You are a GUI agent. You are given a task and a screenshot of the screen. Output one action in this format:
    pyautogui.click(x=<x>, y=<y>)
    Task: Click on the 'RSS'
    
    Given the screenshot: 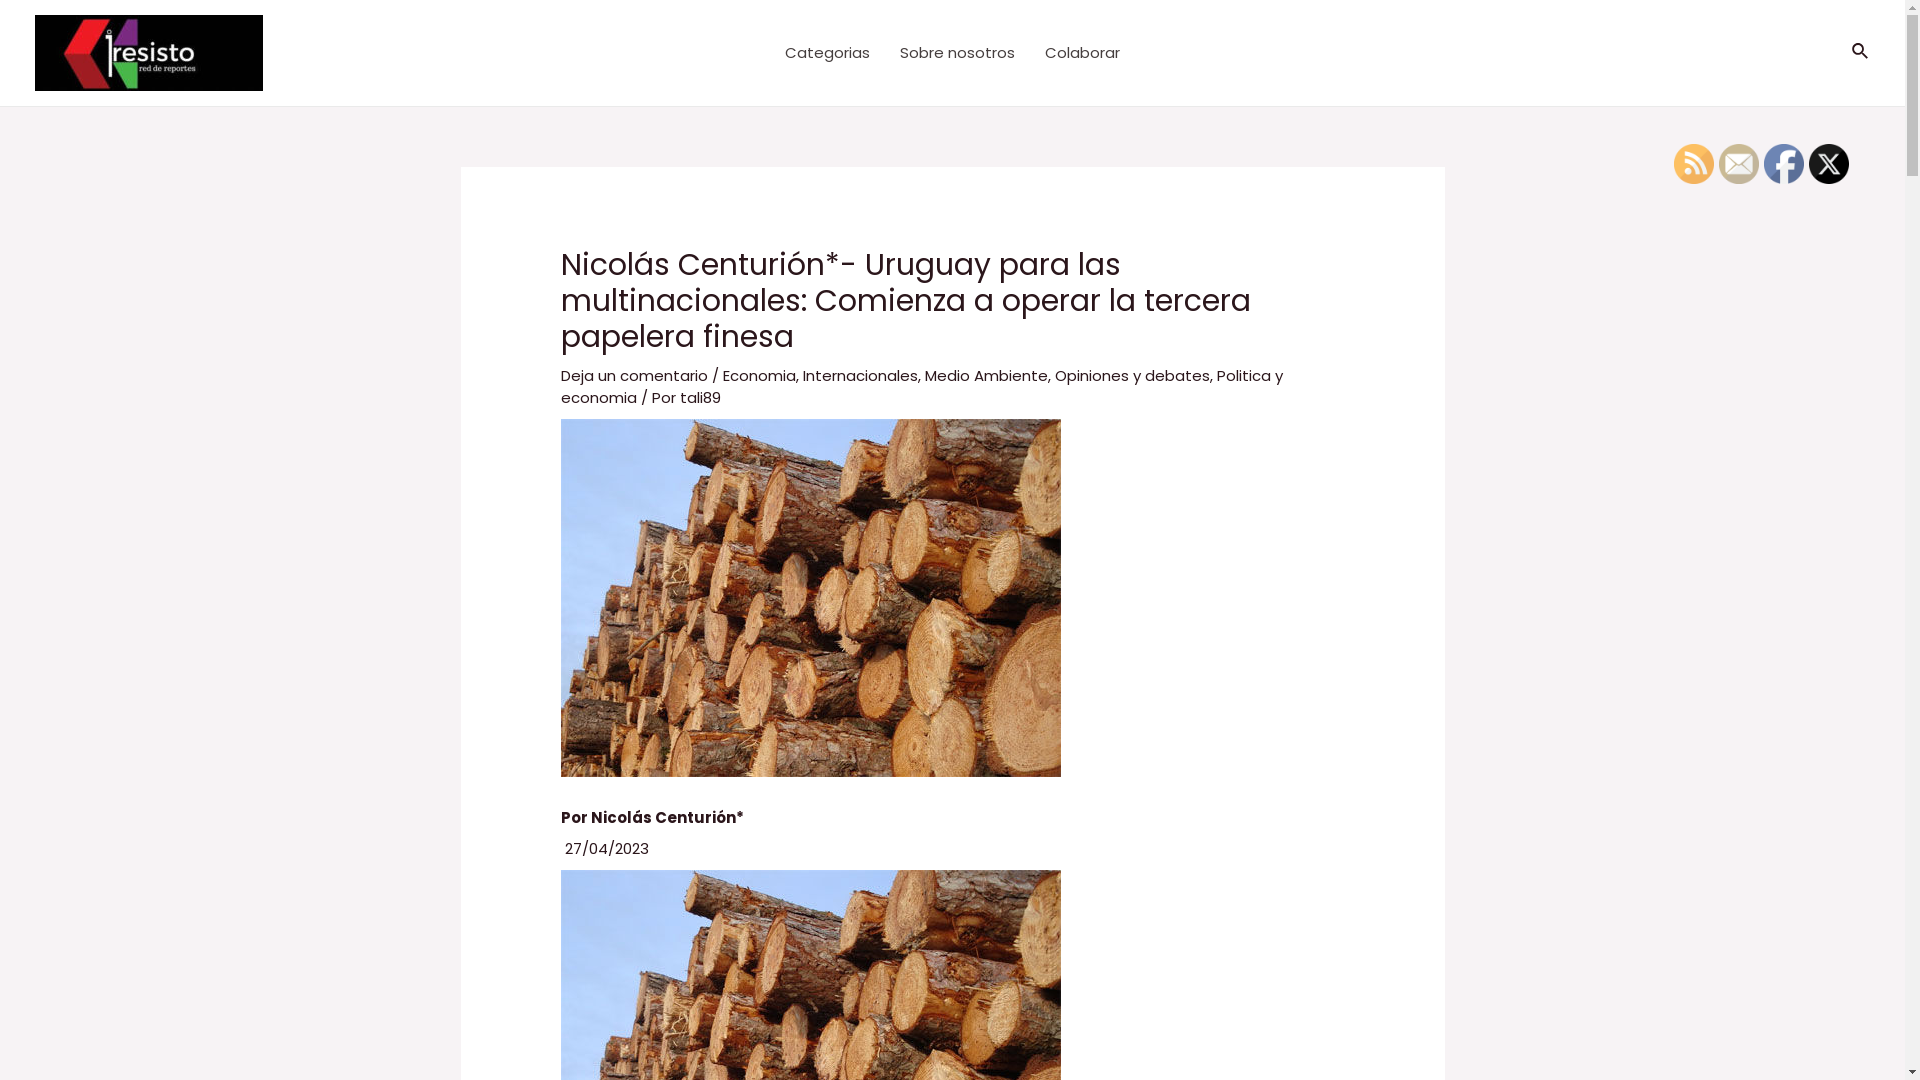 What is the action you would take?
    pyautogui.click(x=1693, y=163)
    